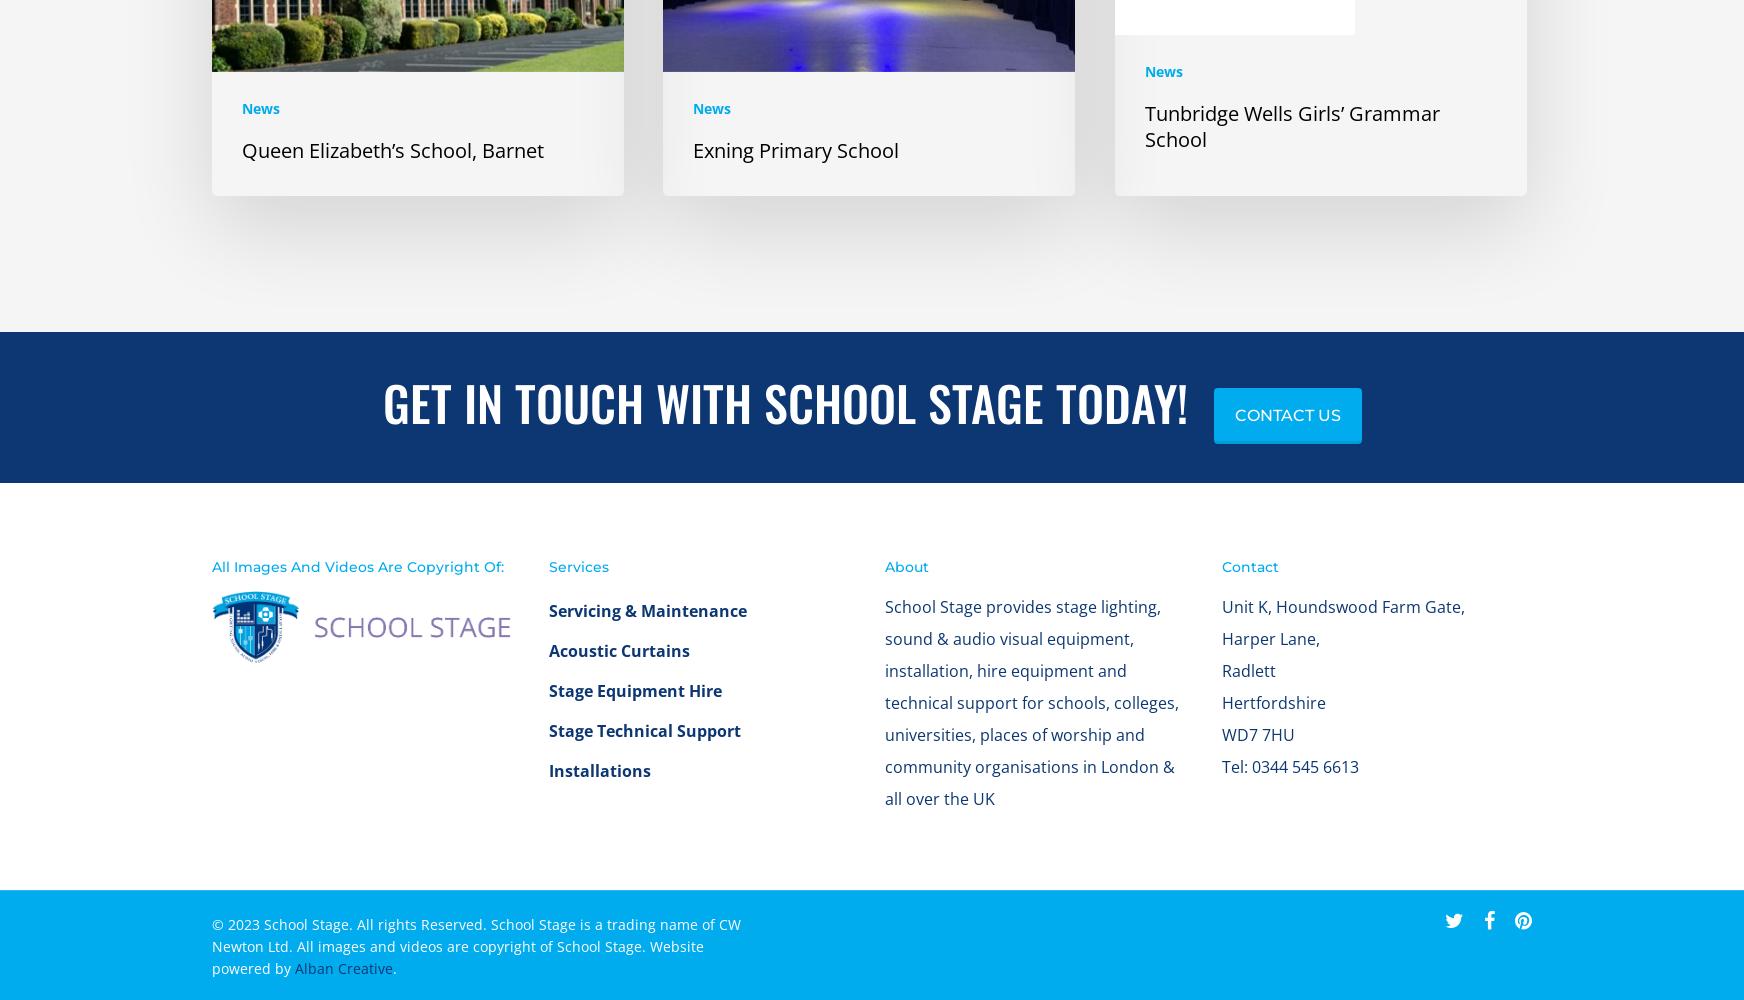  What do you see at coordinates (343, 986) in the screenshot?
I see `'Alban Creative'` at bounding box center [343, 986].